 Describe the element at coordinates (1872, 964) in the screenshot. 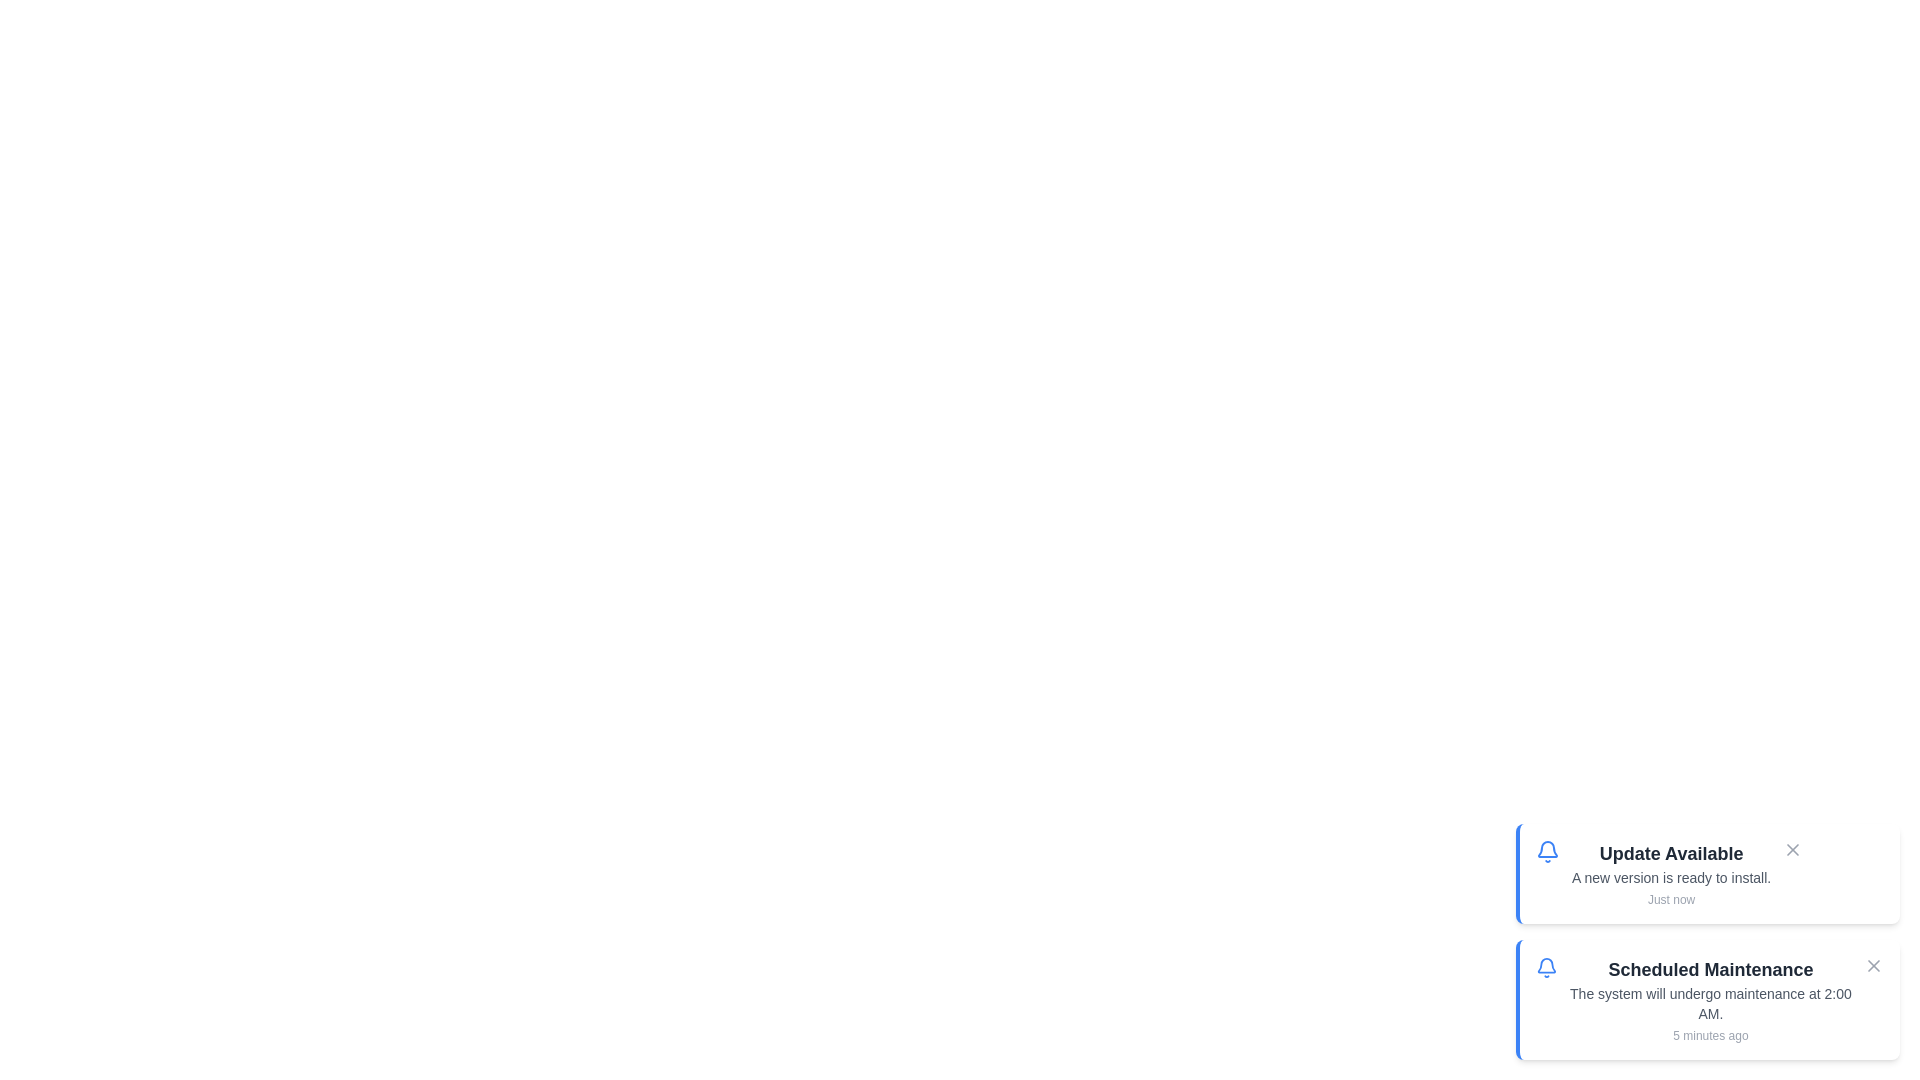

I see `the close button of the notification with title 'Scheduled Maintenance'` at that location.